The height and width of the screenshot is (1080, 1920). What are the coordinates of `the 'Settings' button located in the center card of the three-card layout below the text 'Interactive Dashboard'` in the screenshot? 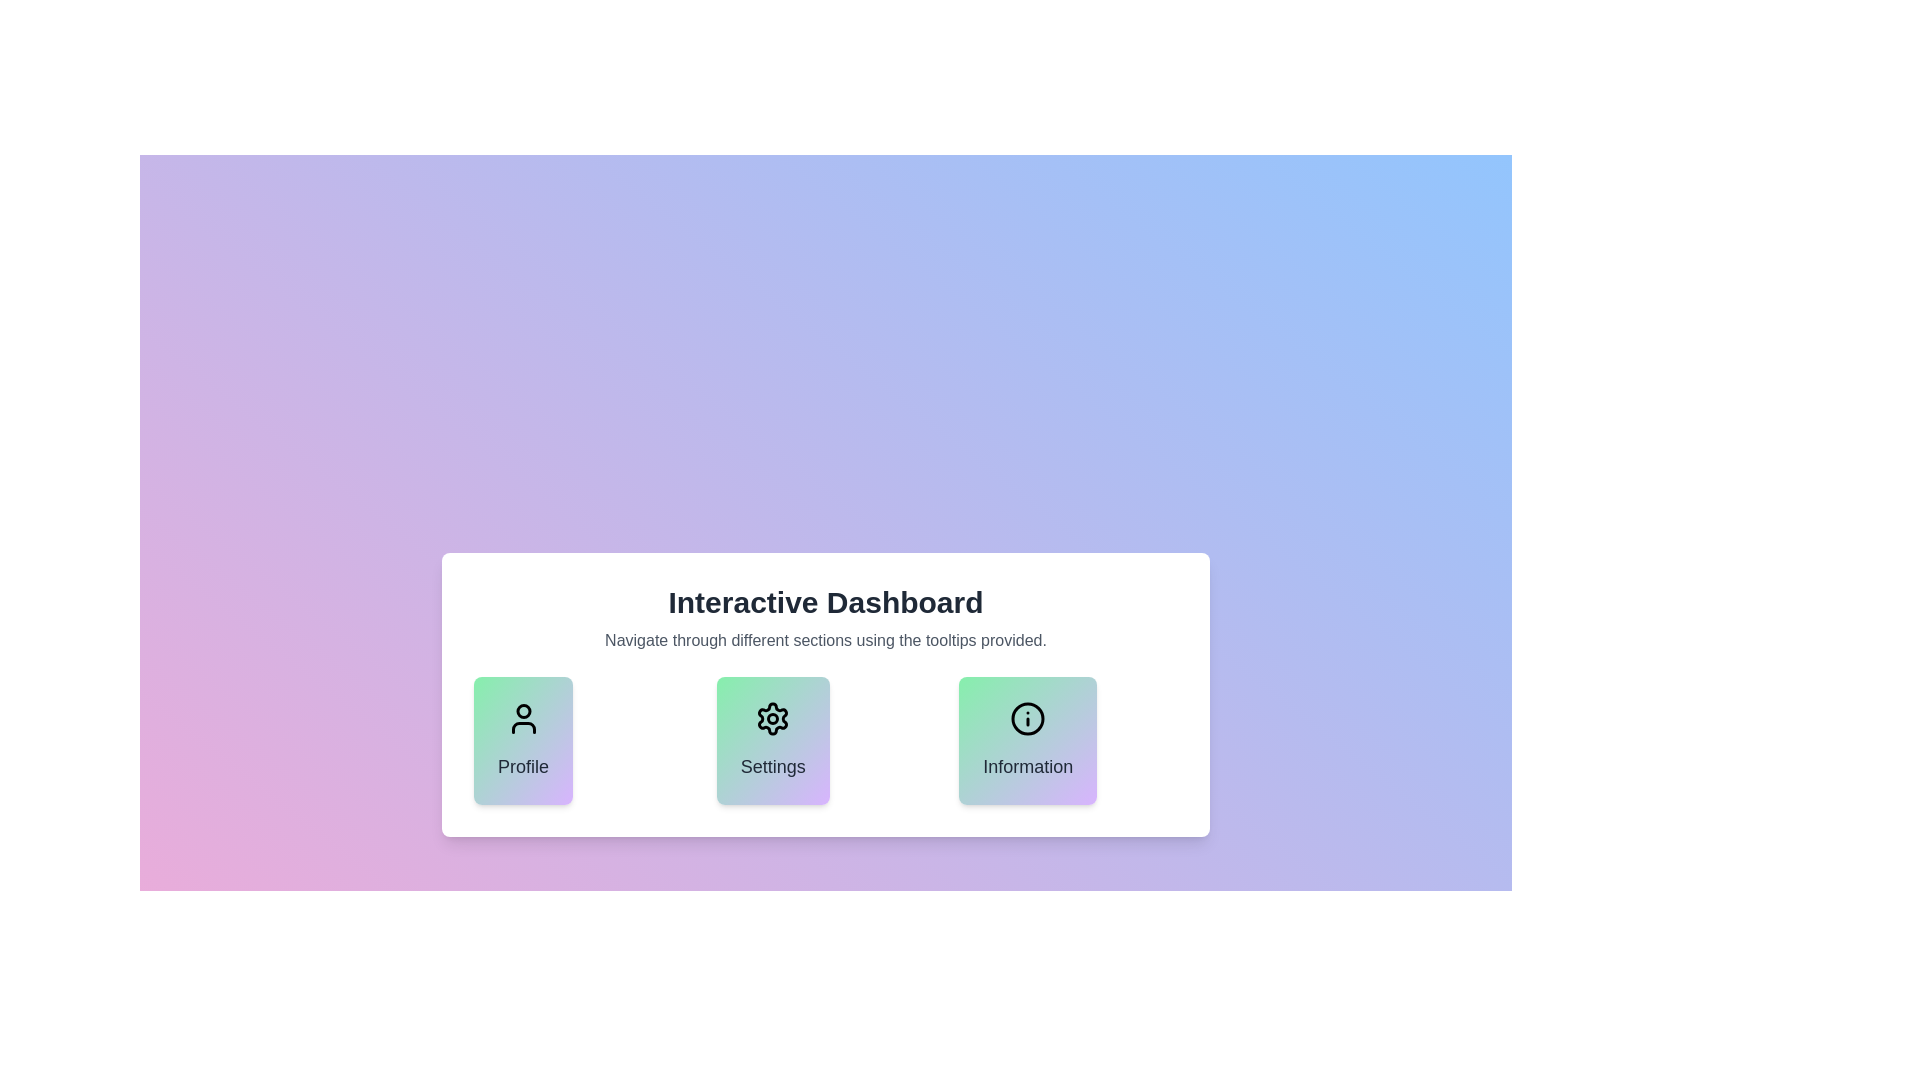 It's located at (772, 717).